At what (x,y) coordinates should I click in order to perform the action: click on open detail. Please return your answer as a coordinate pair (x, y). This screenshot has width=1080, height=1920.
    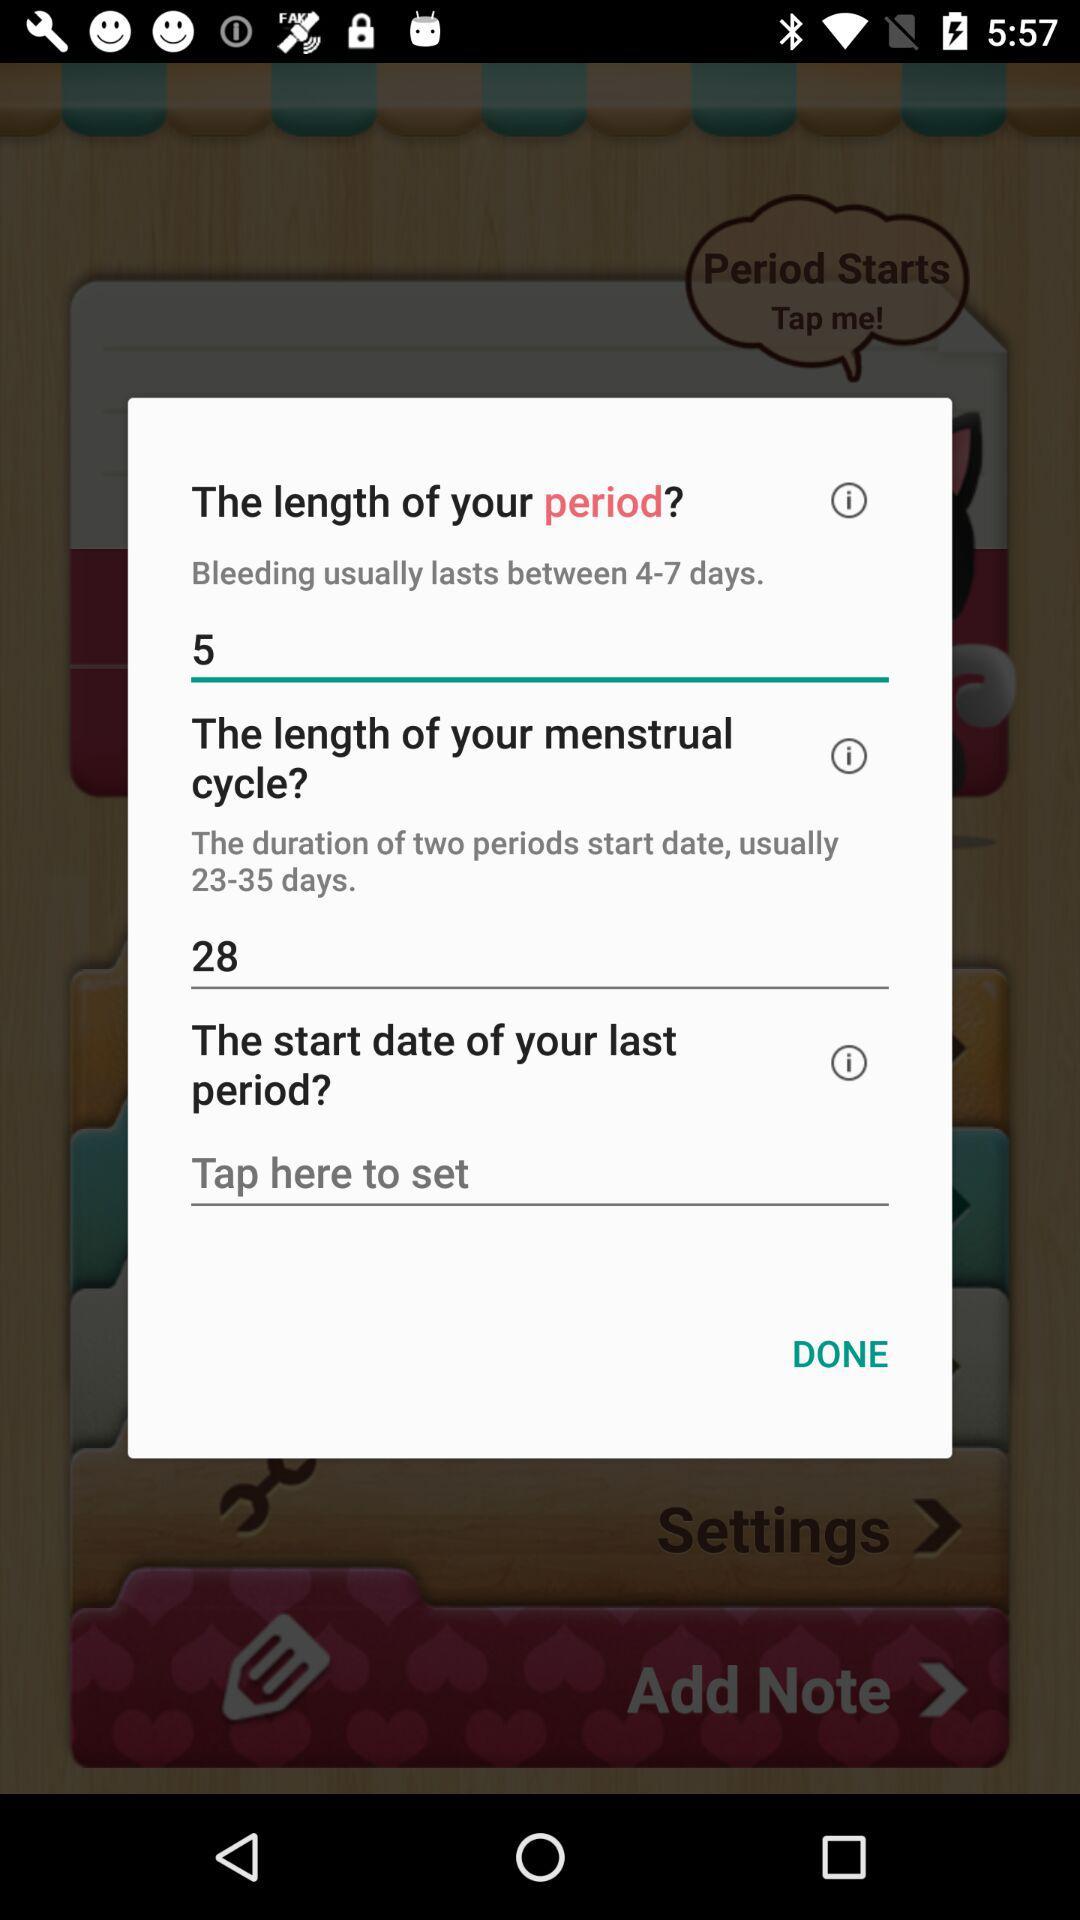
    Looking at the image, I should click on (849, 500).